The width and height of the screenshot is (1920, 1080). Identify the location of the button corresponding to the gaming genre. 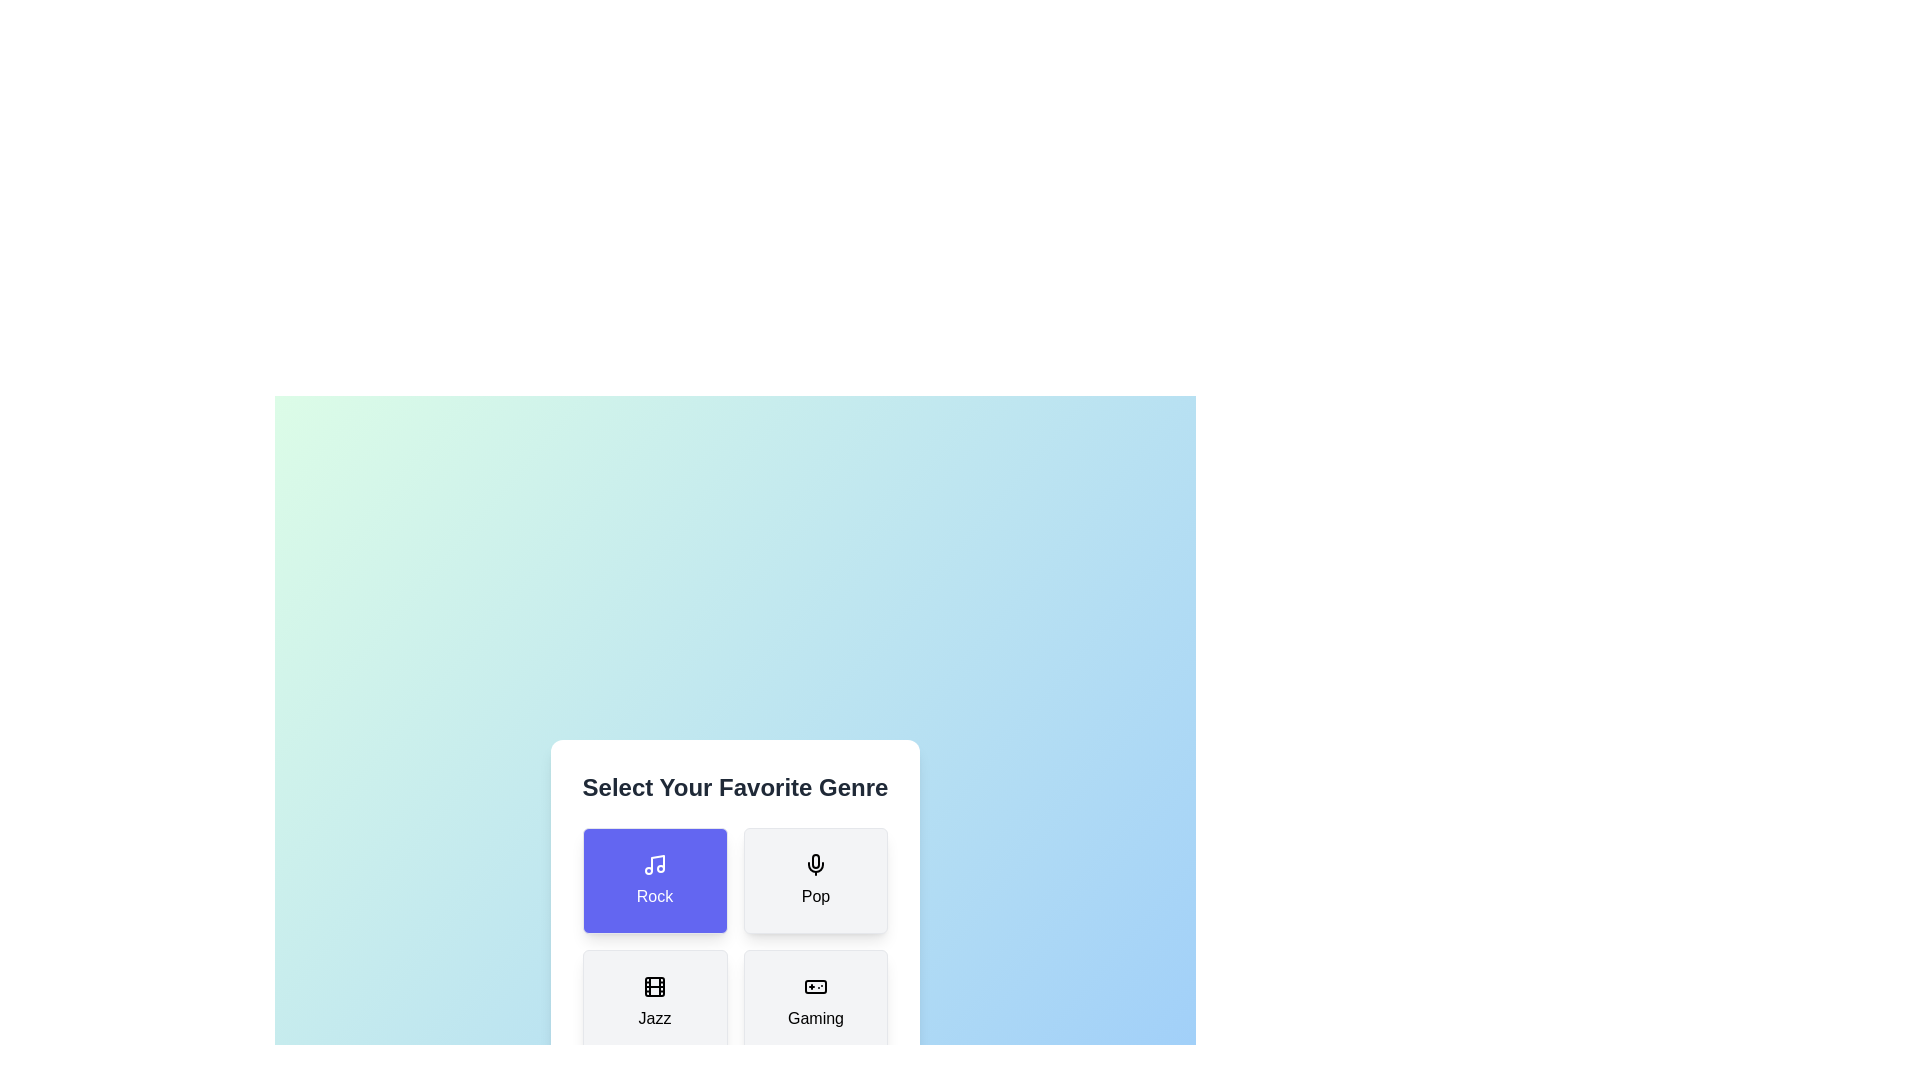
(816, 1003).